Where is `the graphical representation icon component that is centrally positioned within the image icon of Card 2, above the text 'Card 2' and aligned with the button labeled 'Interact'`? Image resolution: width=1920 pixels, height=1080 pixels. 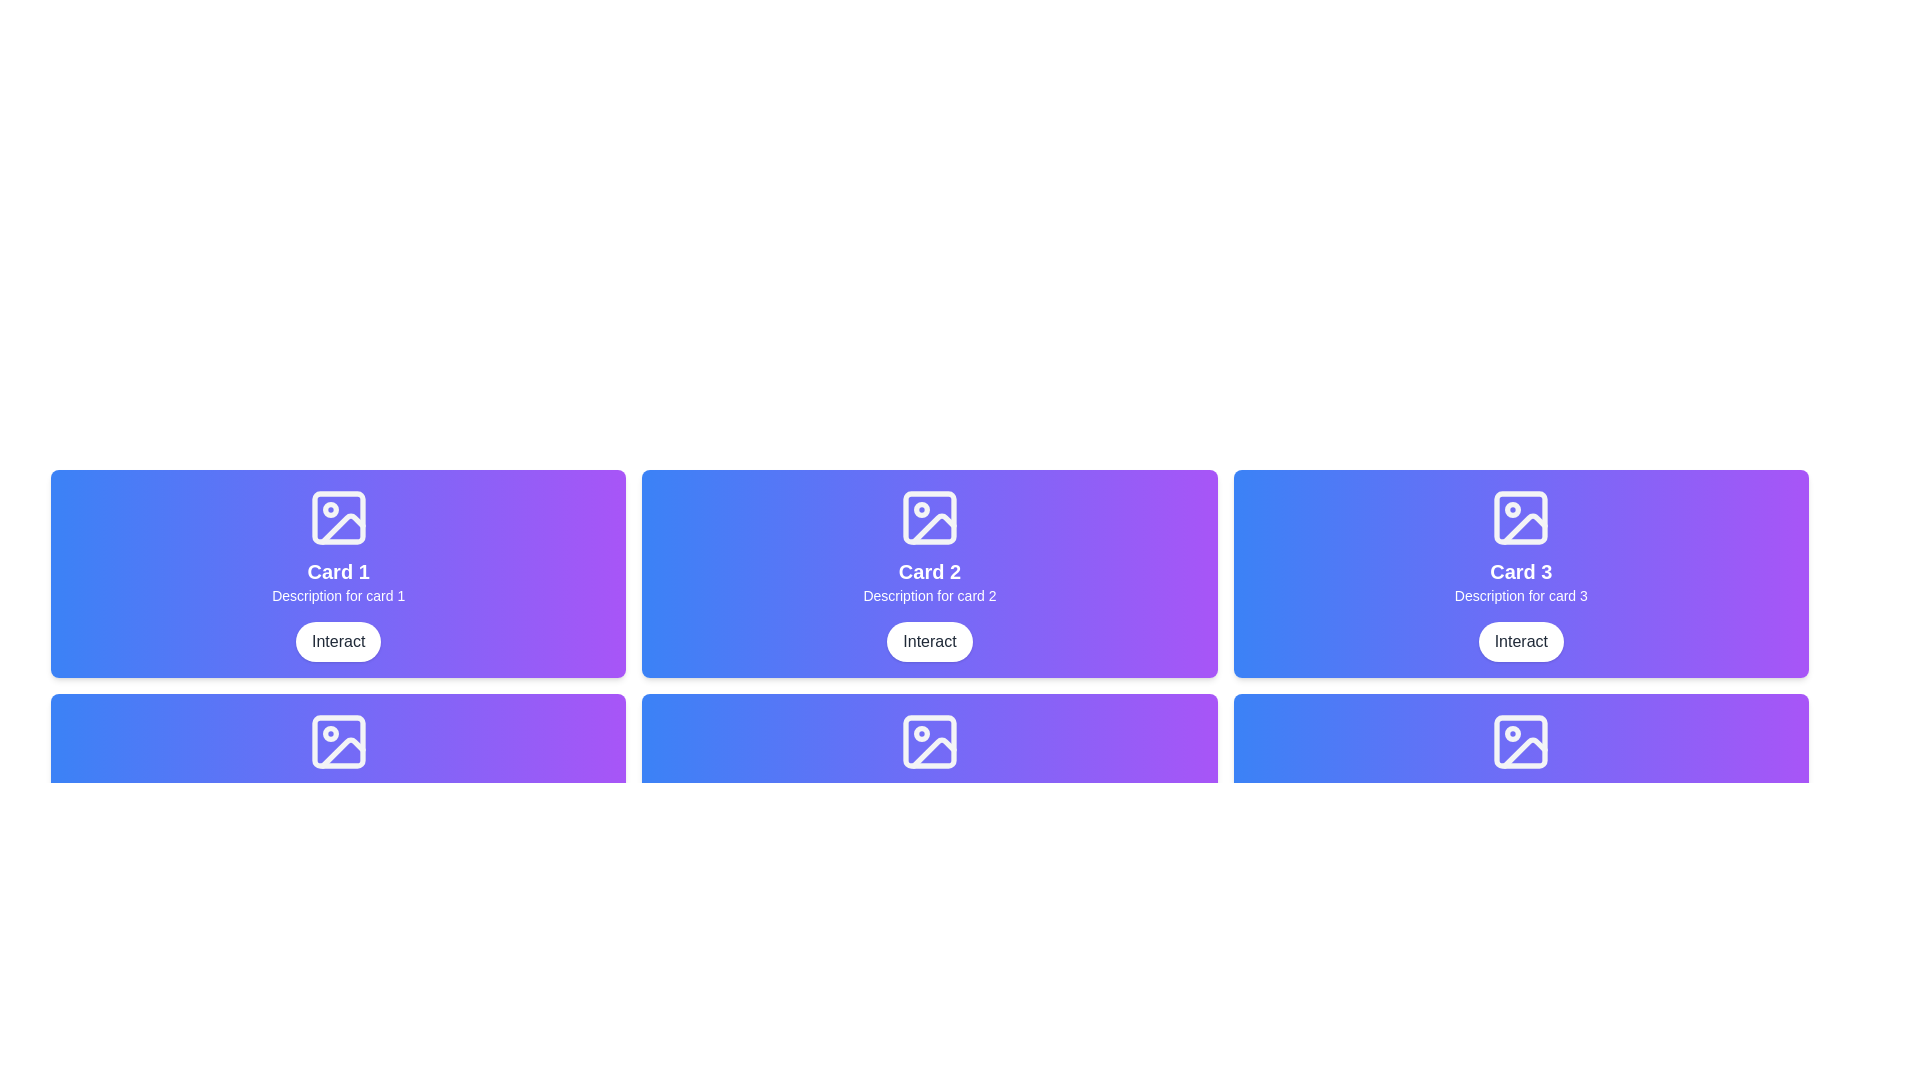 the graphical representation icon component that is centrally positioned within the image icon of Card 2, above the text 'Card 2' and aligned with the button labeled 'Interact' is located at coordinates (929, 516).